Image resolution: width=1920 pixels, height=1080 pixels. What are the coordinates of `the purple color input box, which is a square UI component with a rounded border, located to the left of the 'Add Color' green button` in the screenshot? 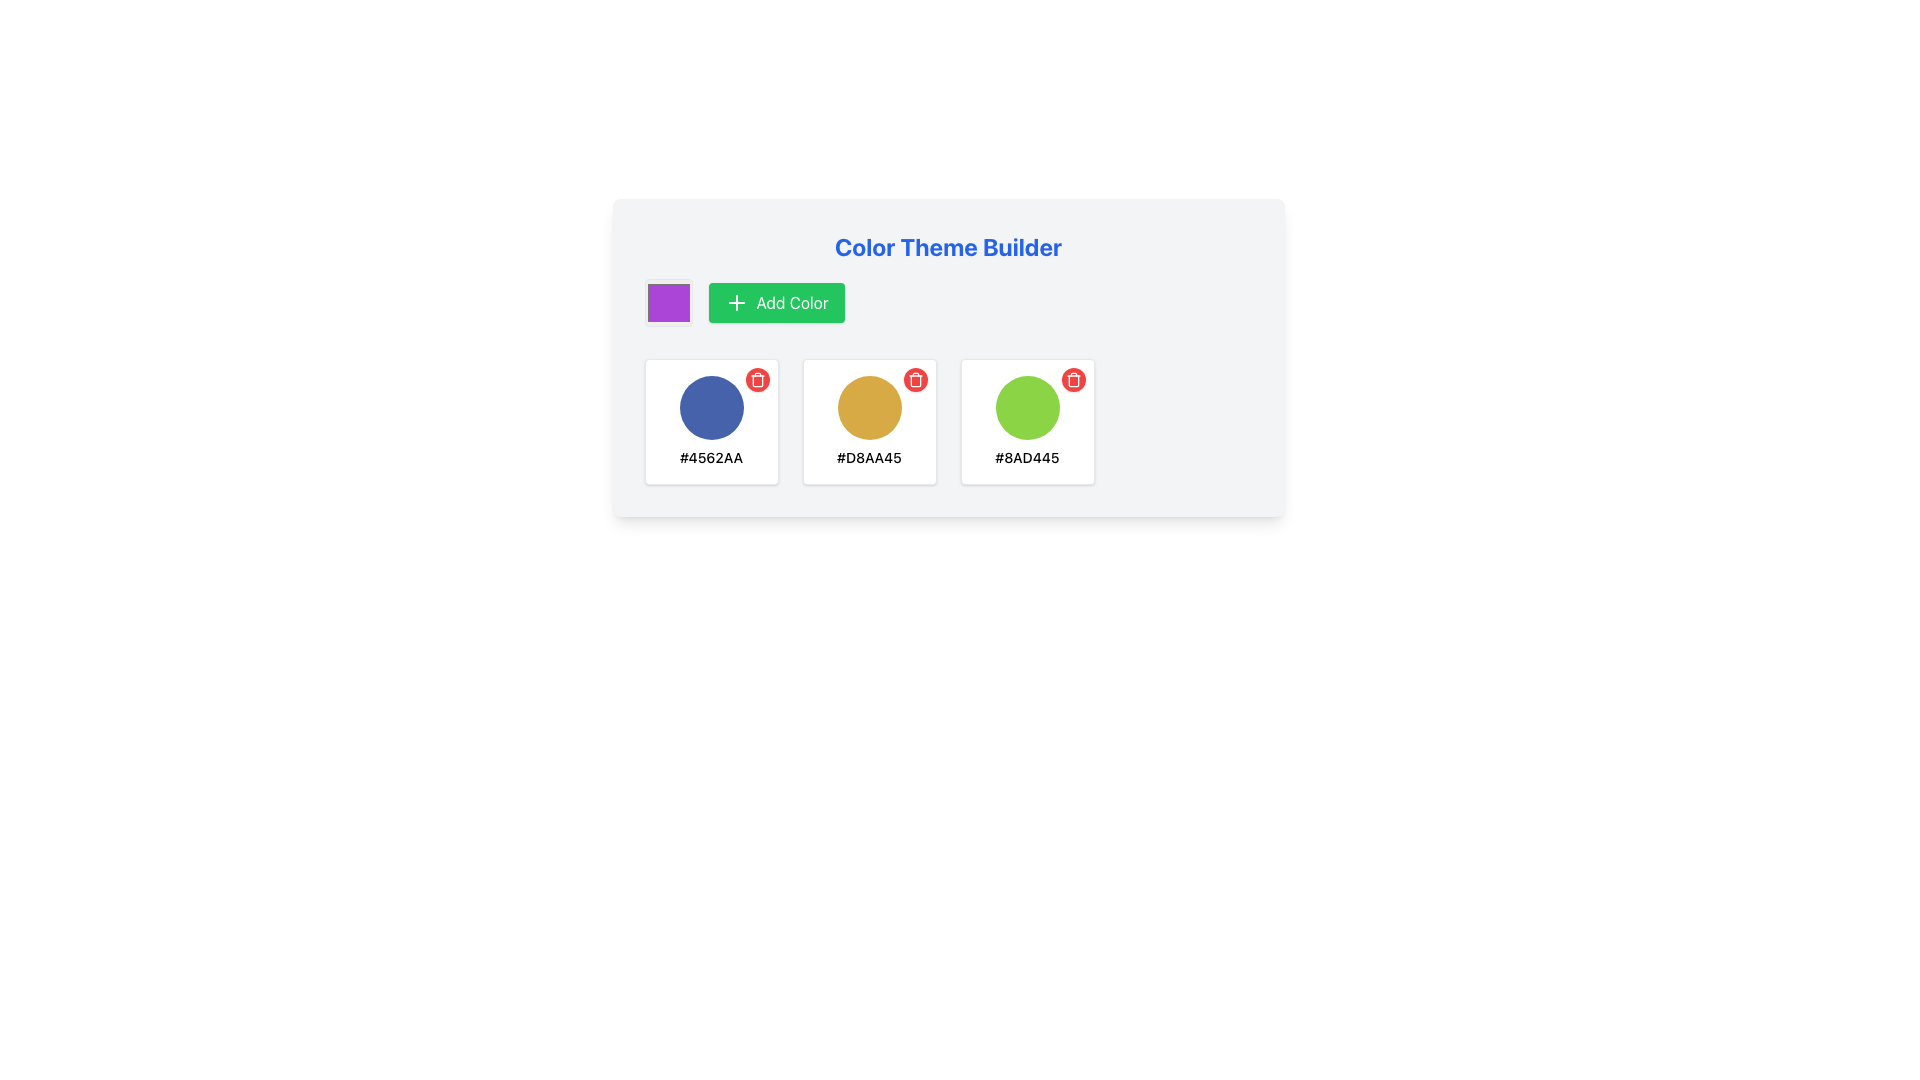 It's located at (668, 303).